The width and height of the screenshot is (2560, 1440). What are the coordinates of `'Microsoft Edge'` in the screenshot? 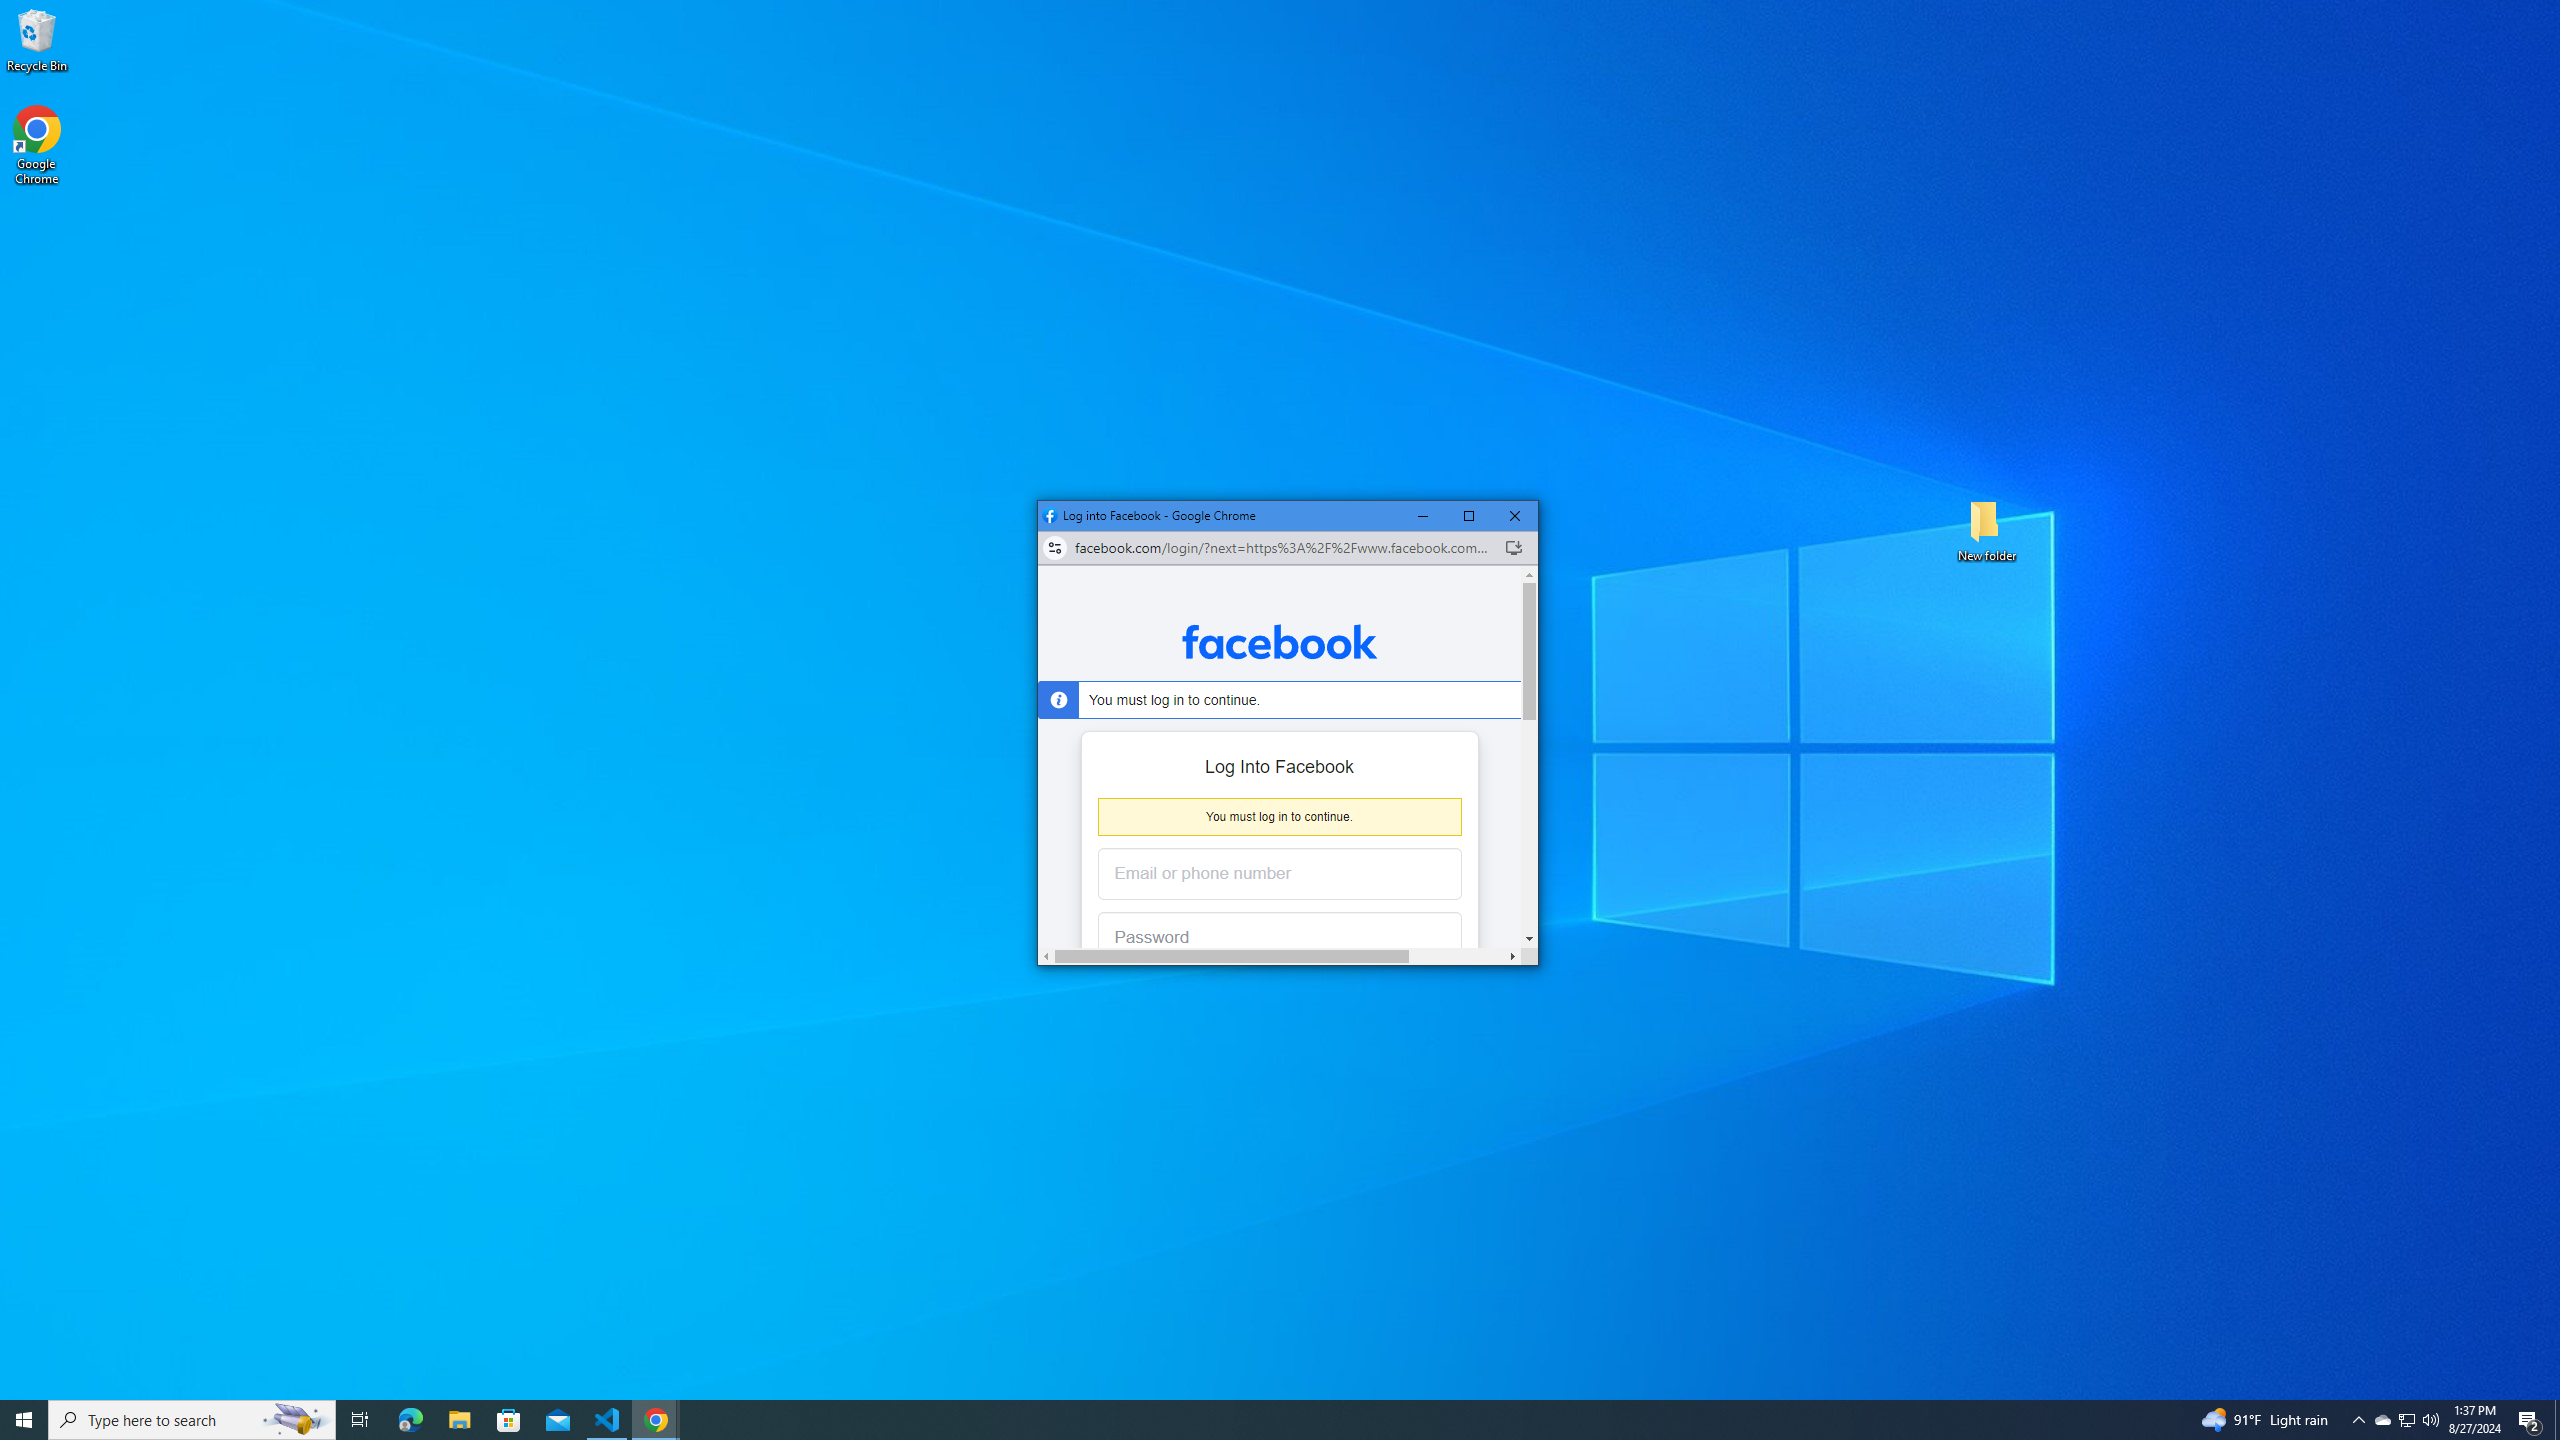 It's located at (409, 1418).